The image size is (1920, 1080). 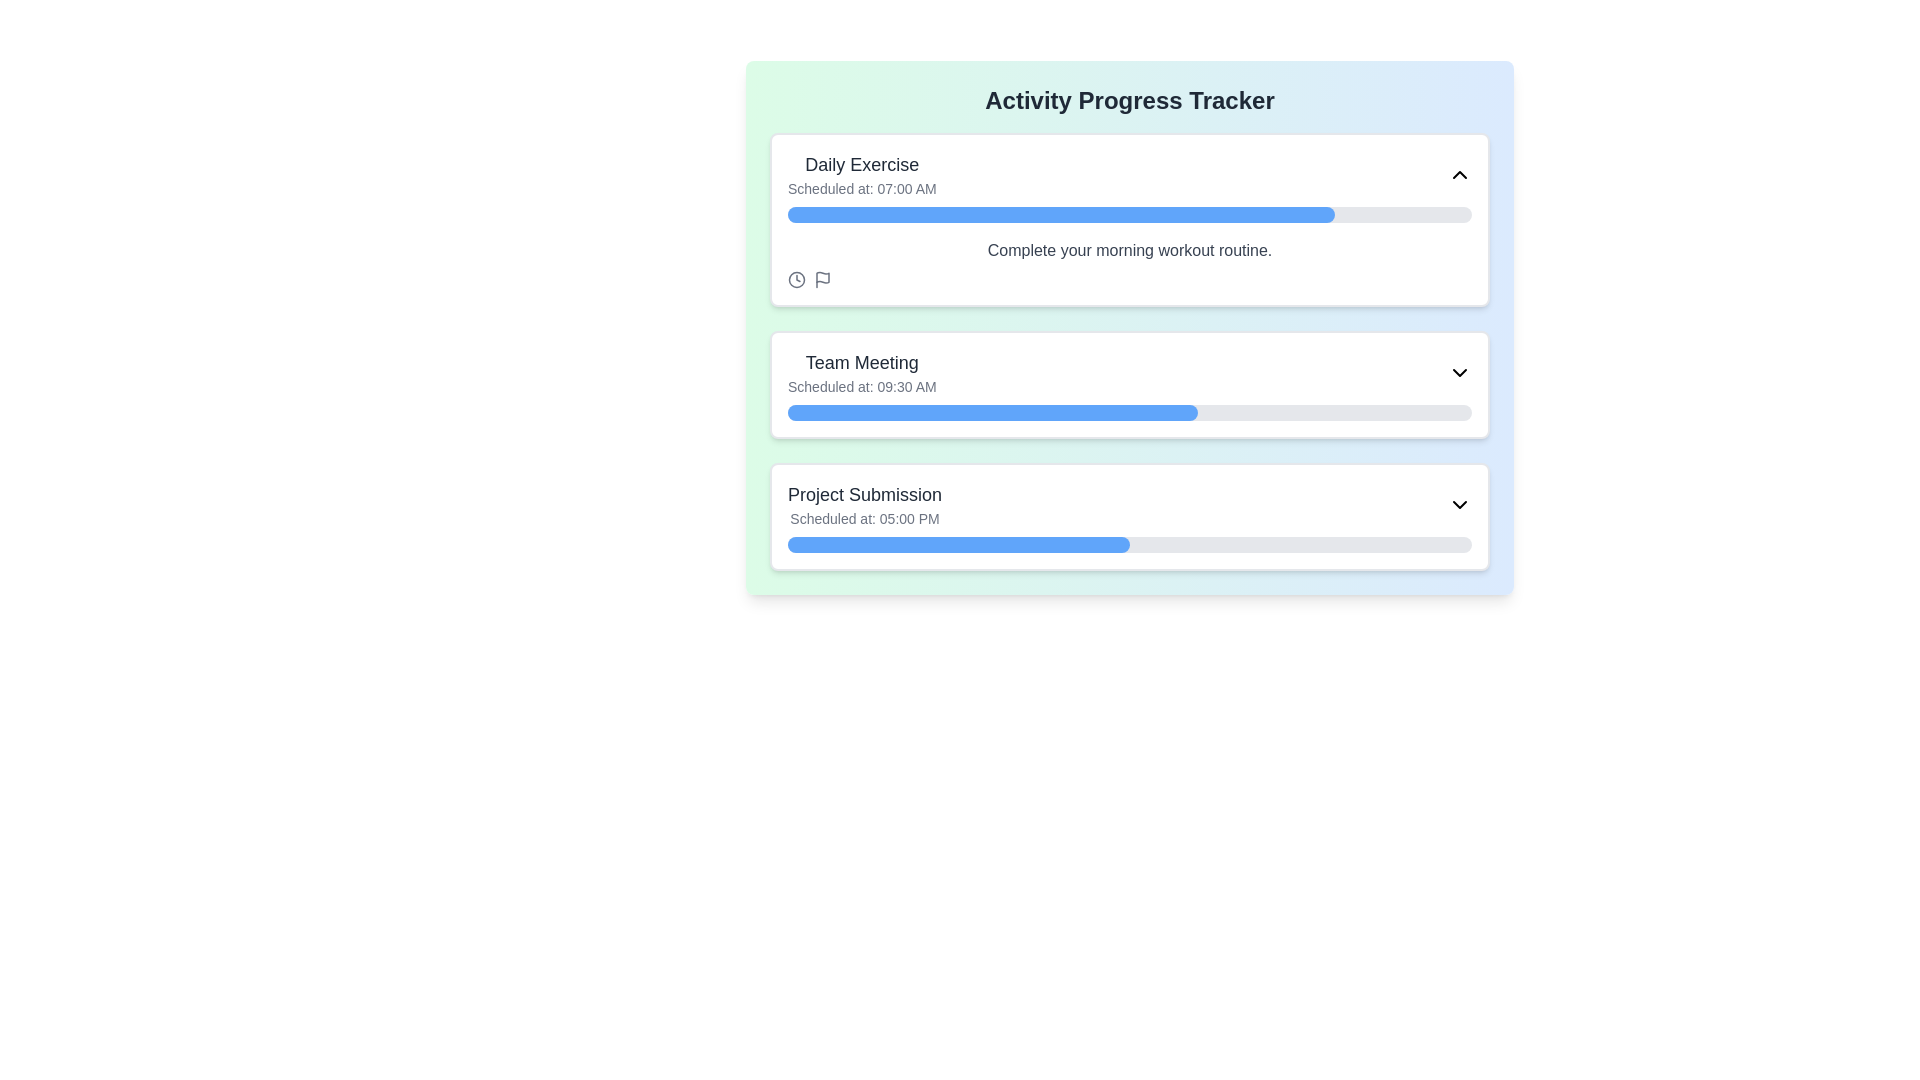 What do you see at coordinates (862, 164) in the screenshot?
I see `the text label that serves as the title of the scheduled activity in the list, located at the top-left corner of the first item in the activity list, above 'Scheduled at: 07:00 AM' and below the green header area` at bounding box center [862, 164].